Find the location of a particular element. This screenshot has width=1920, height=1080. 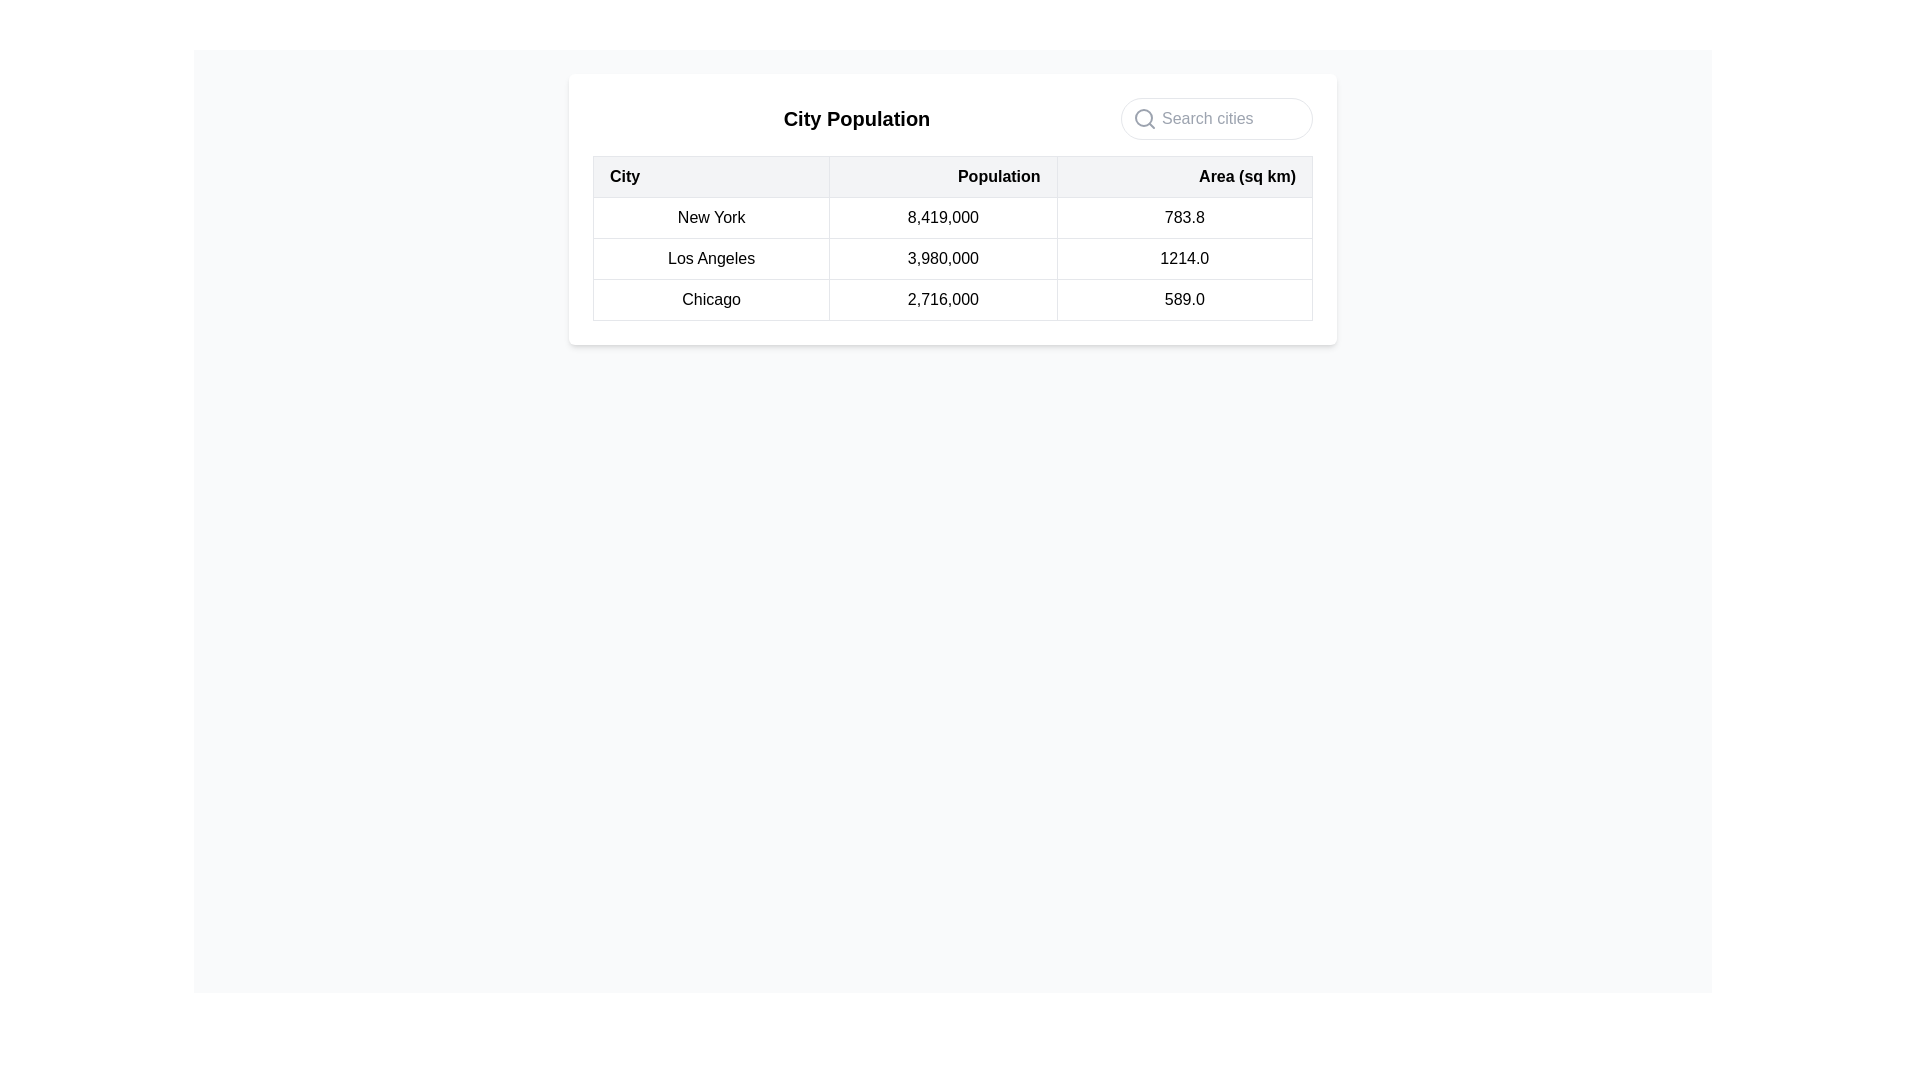

the second row of the data table, which contains the entries 'Los Angeles', '3,980,000', and '1214.0' is located at coordinates (952, 257).